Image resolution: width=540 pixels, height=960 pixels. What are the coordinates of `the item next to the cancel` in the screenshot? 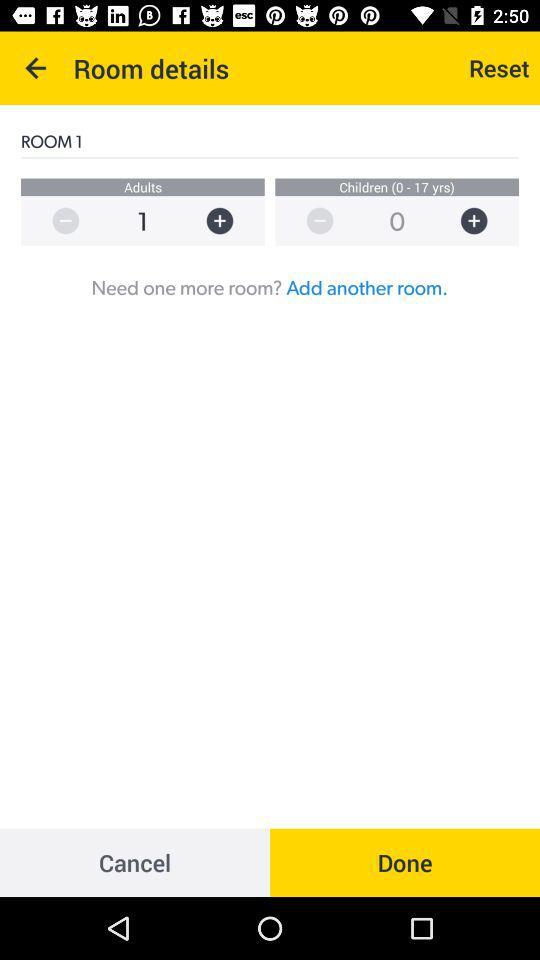 It's located at (405, 861).